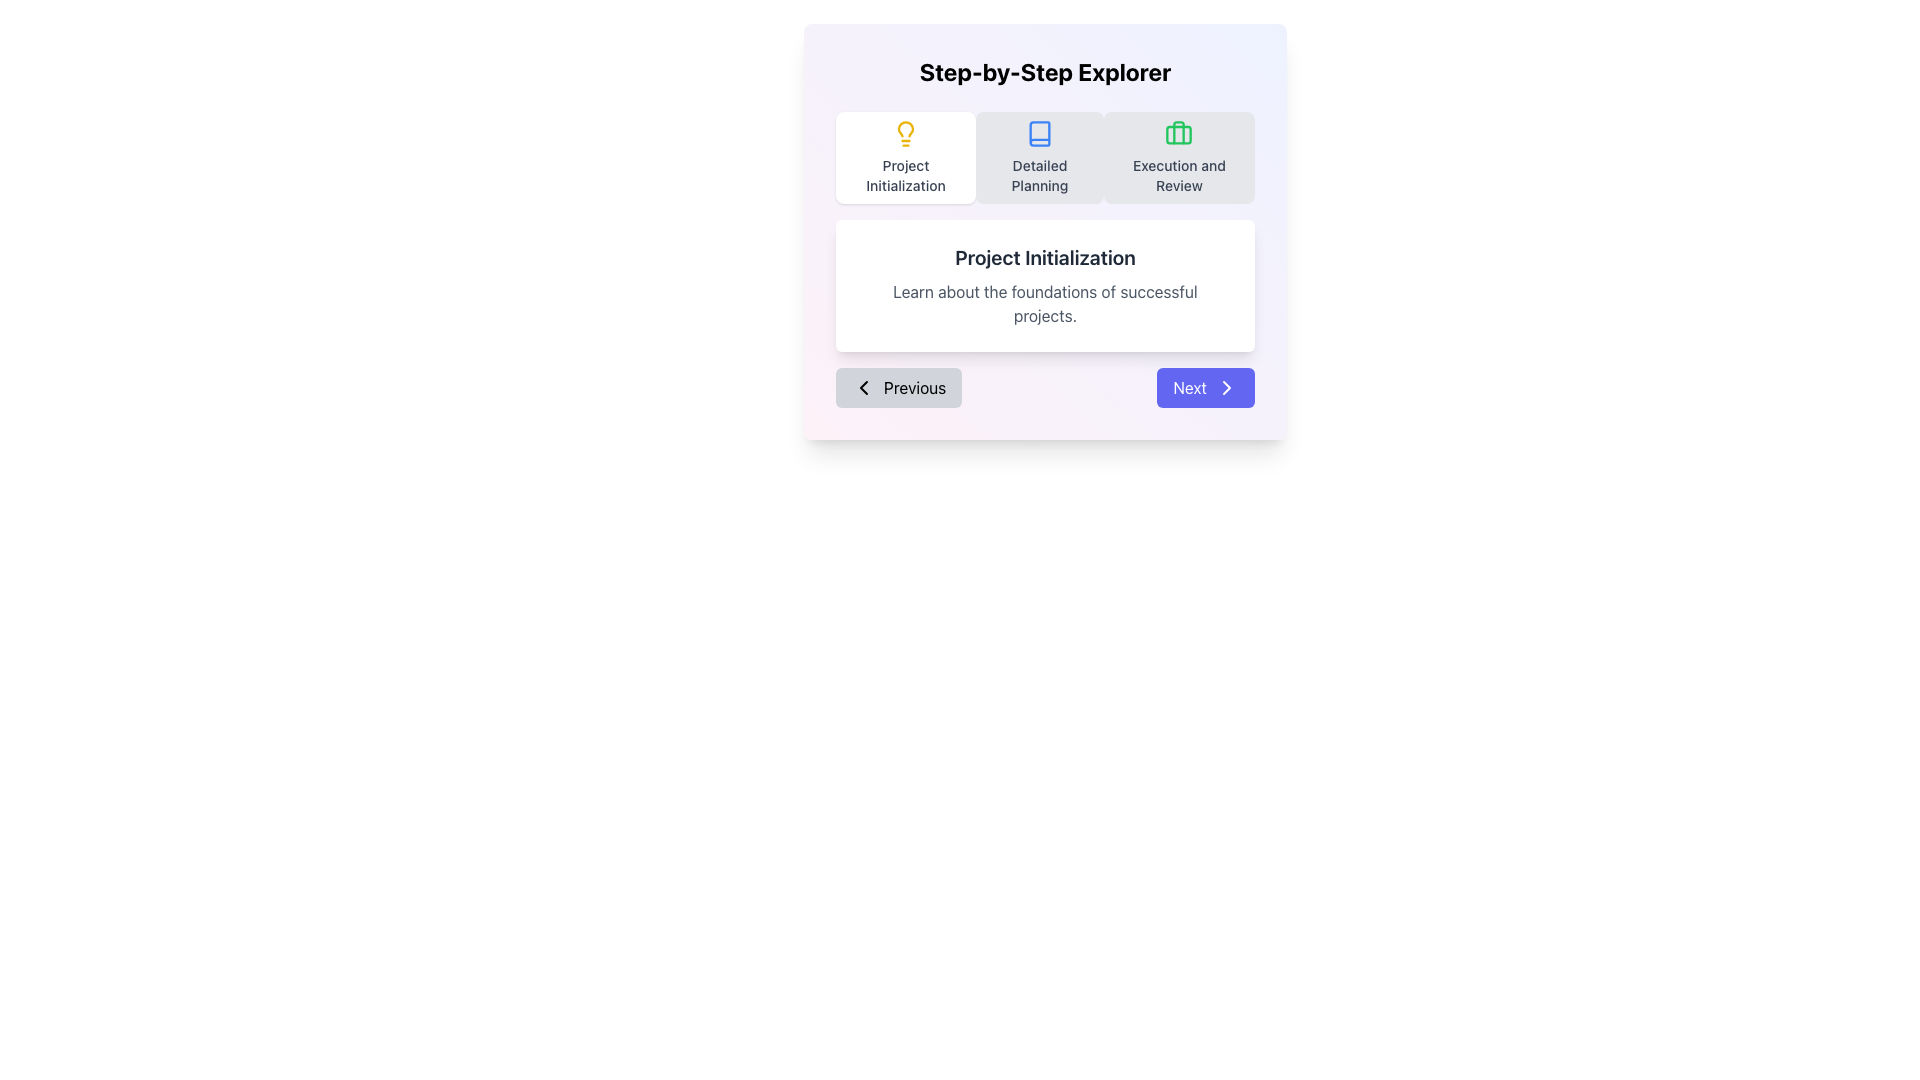 The height and width of the screenshot is (1080, 1920). What do you see at coordinates (864, 388) in the screenshot?
I see `the 'Previous' button located at the bottom left side of the card interface, which contains the Chevron-left icon for navigation to the previous step or page` at bounding box center [864, 388].